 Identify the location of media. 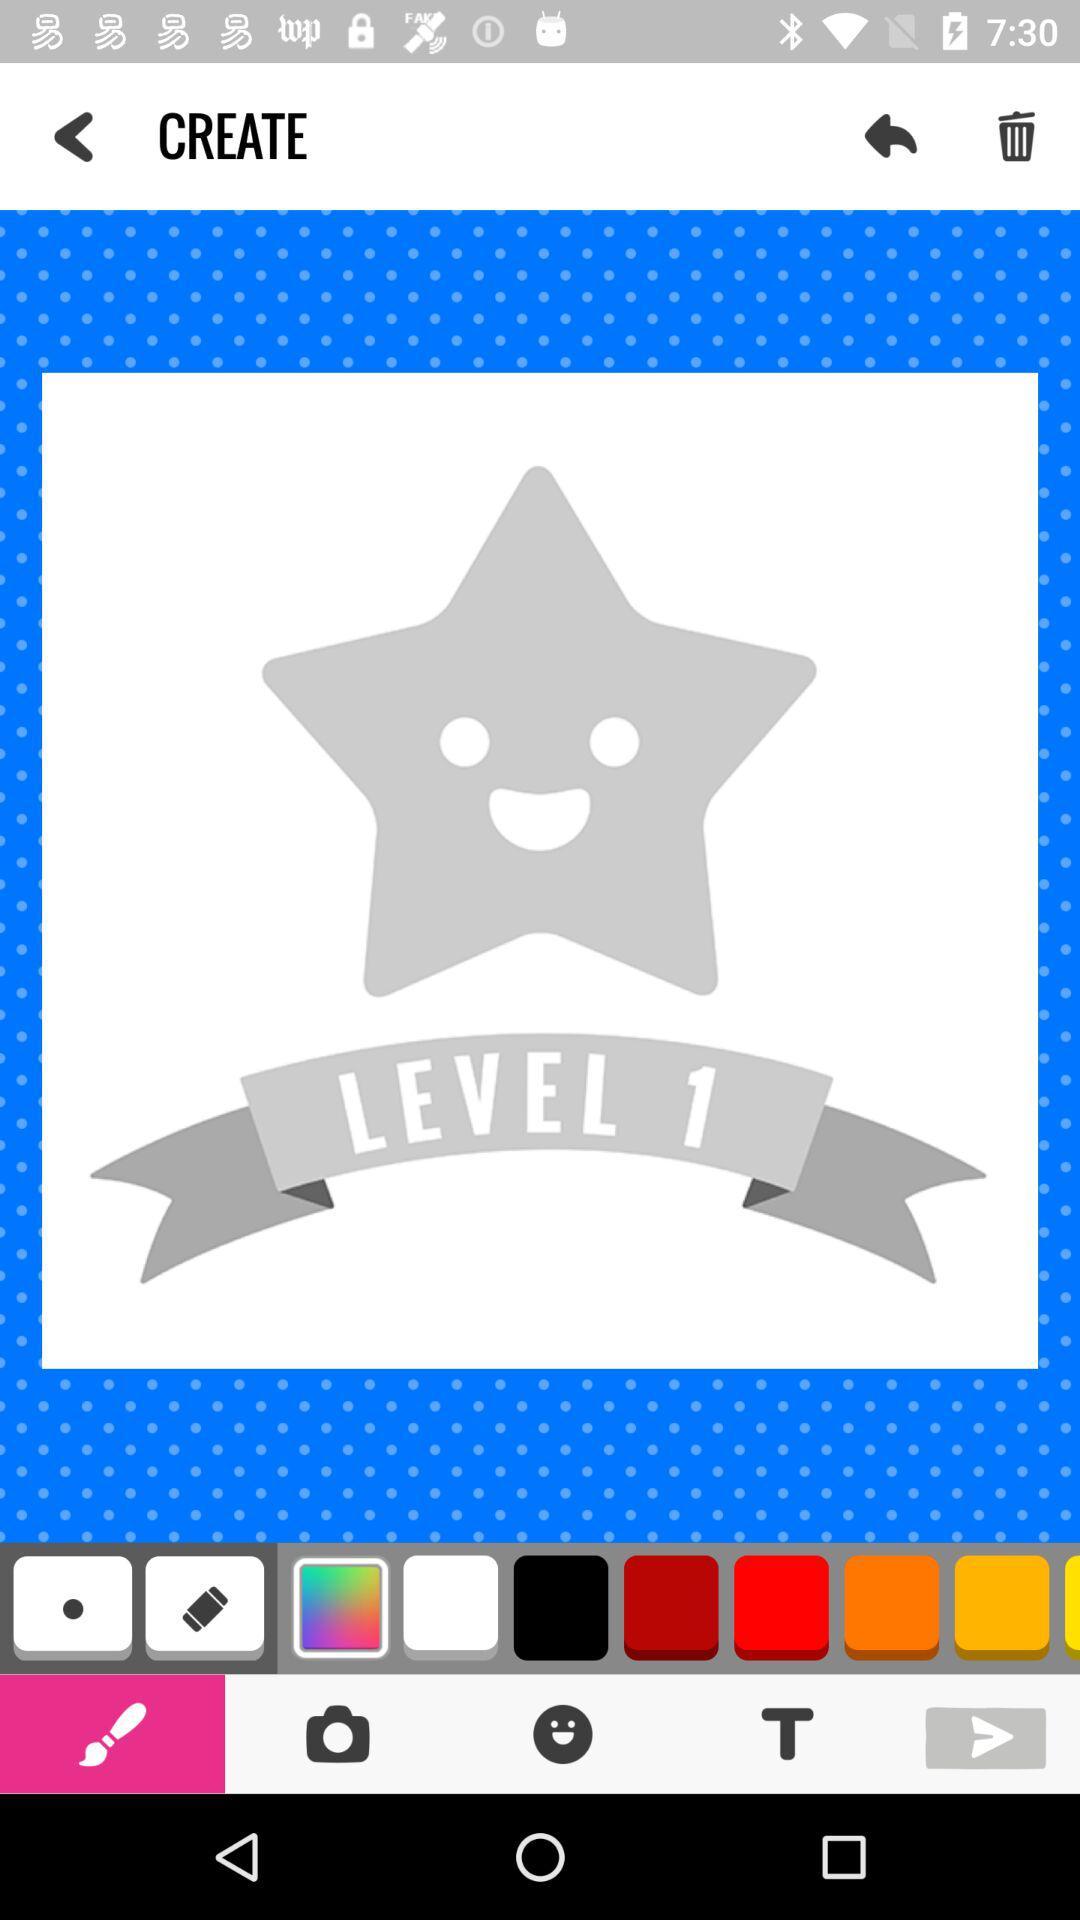
(990, 1732).